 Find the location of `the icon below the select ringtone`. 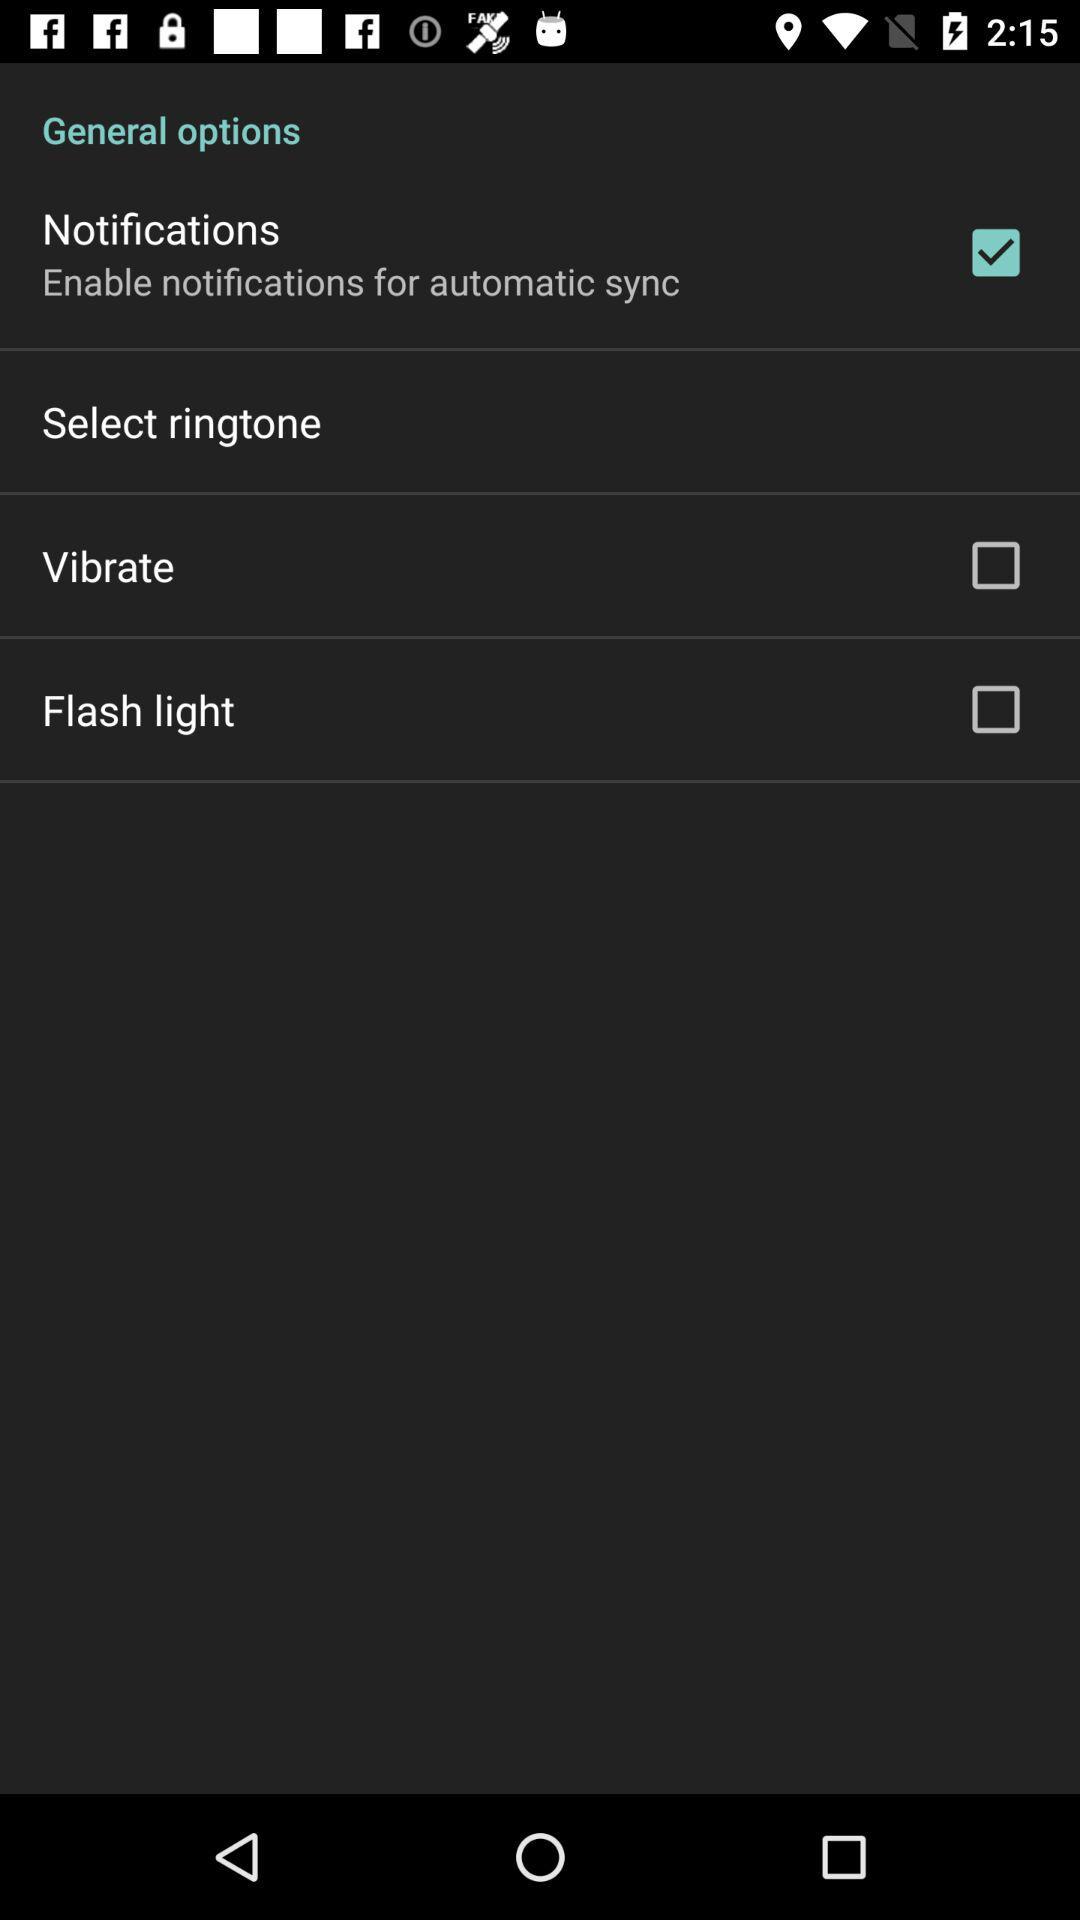

the icon below the select ringtone is located at coordinates (108, 564).